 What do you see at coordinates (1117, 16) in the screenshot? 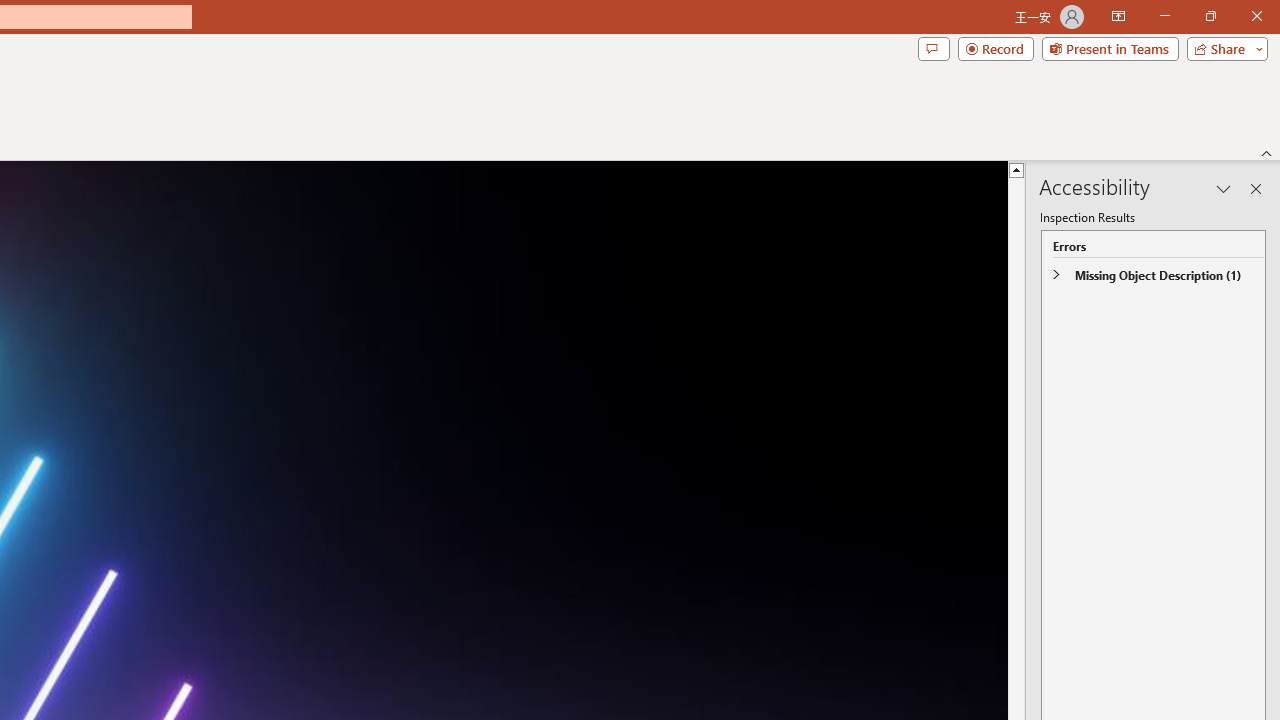
I see `'Ribbon Display Options'` at bounding box center [1117, 16].